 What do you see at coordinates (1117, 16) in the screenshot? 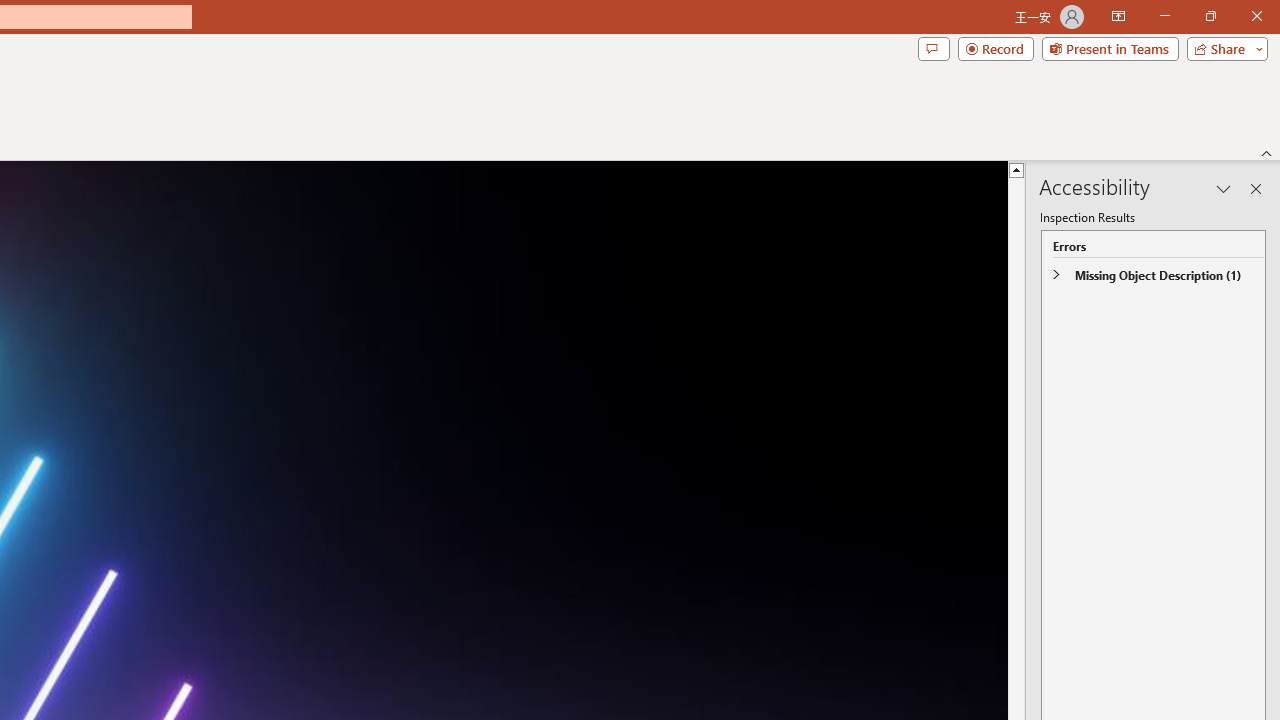
I see `'Ribbon Display Options'` at bounding box center [1117, 16].